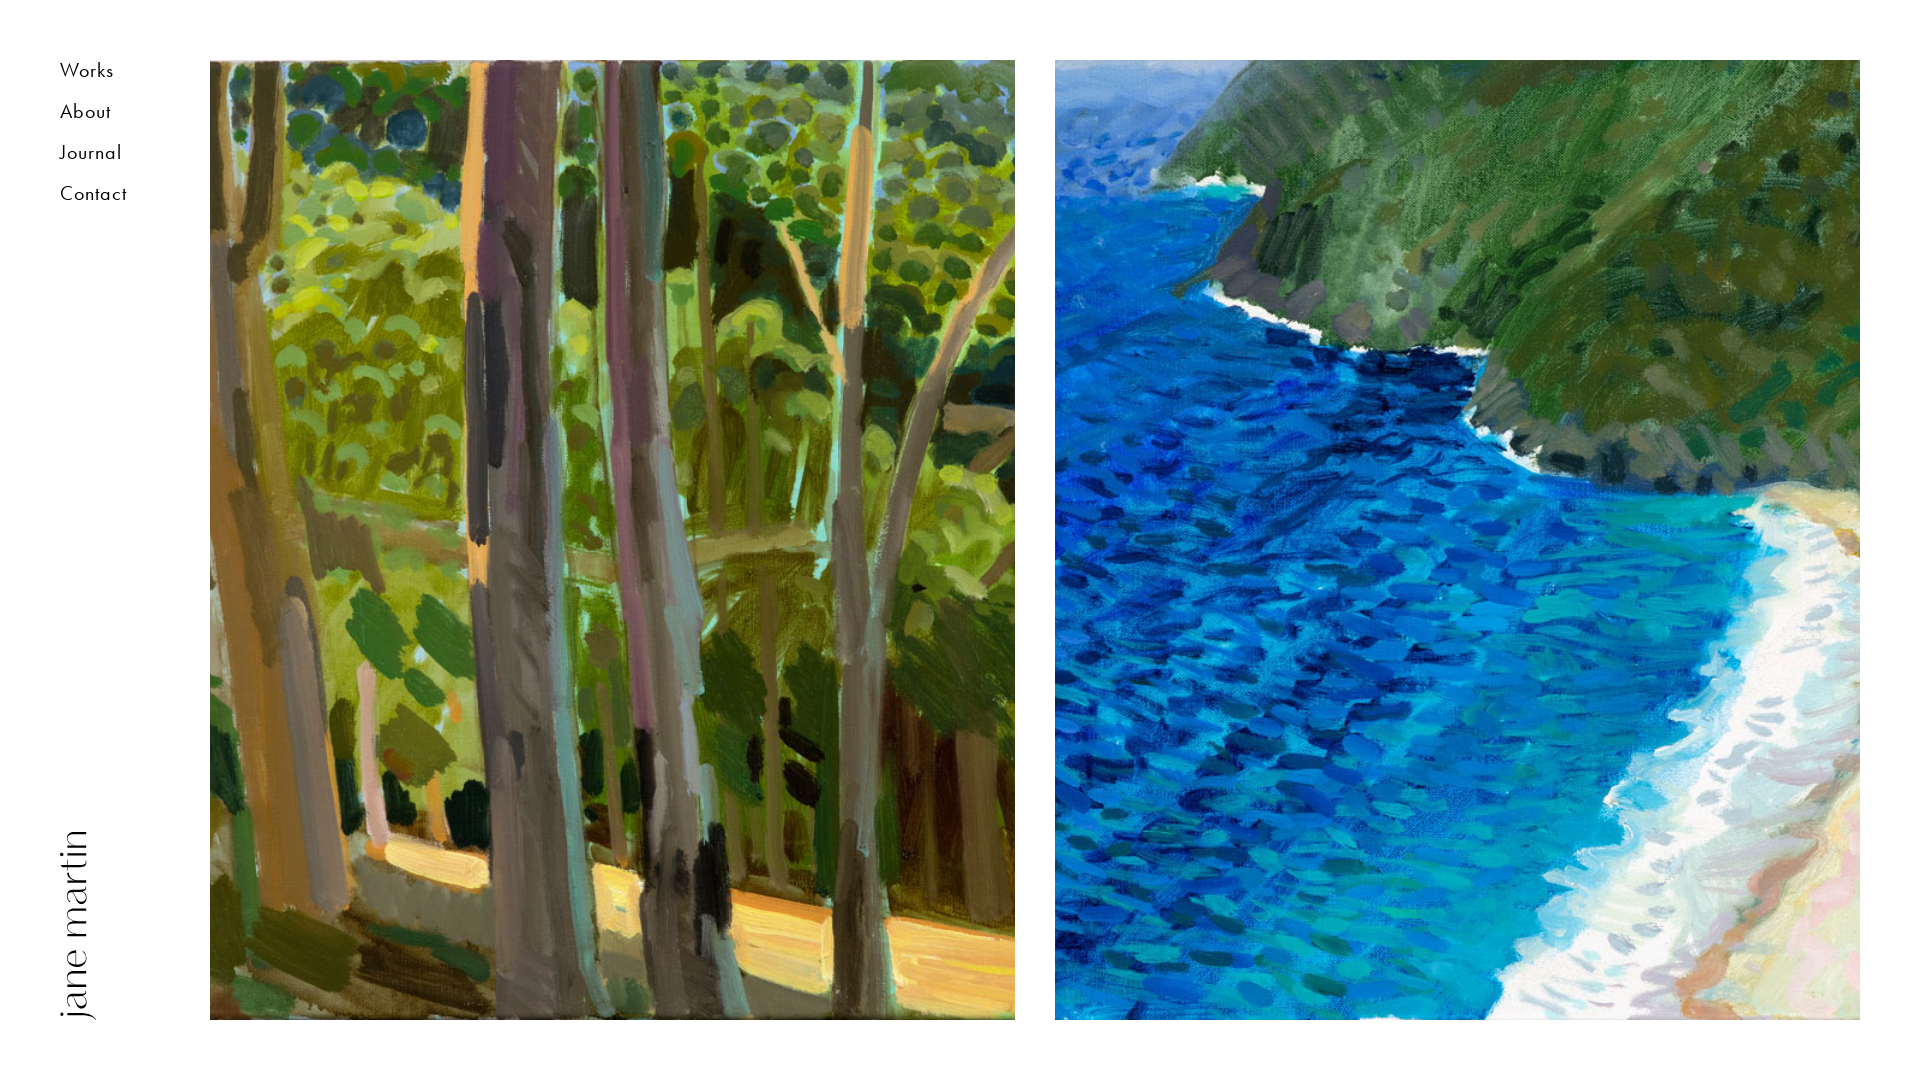 Image resolution: width=1920 pixels, height=1080 pixels. I want to click on 'Contact', so click(104, 199).